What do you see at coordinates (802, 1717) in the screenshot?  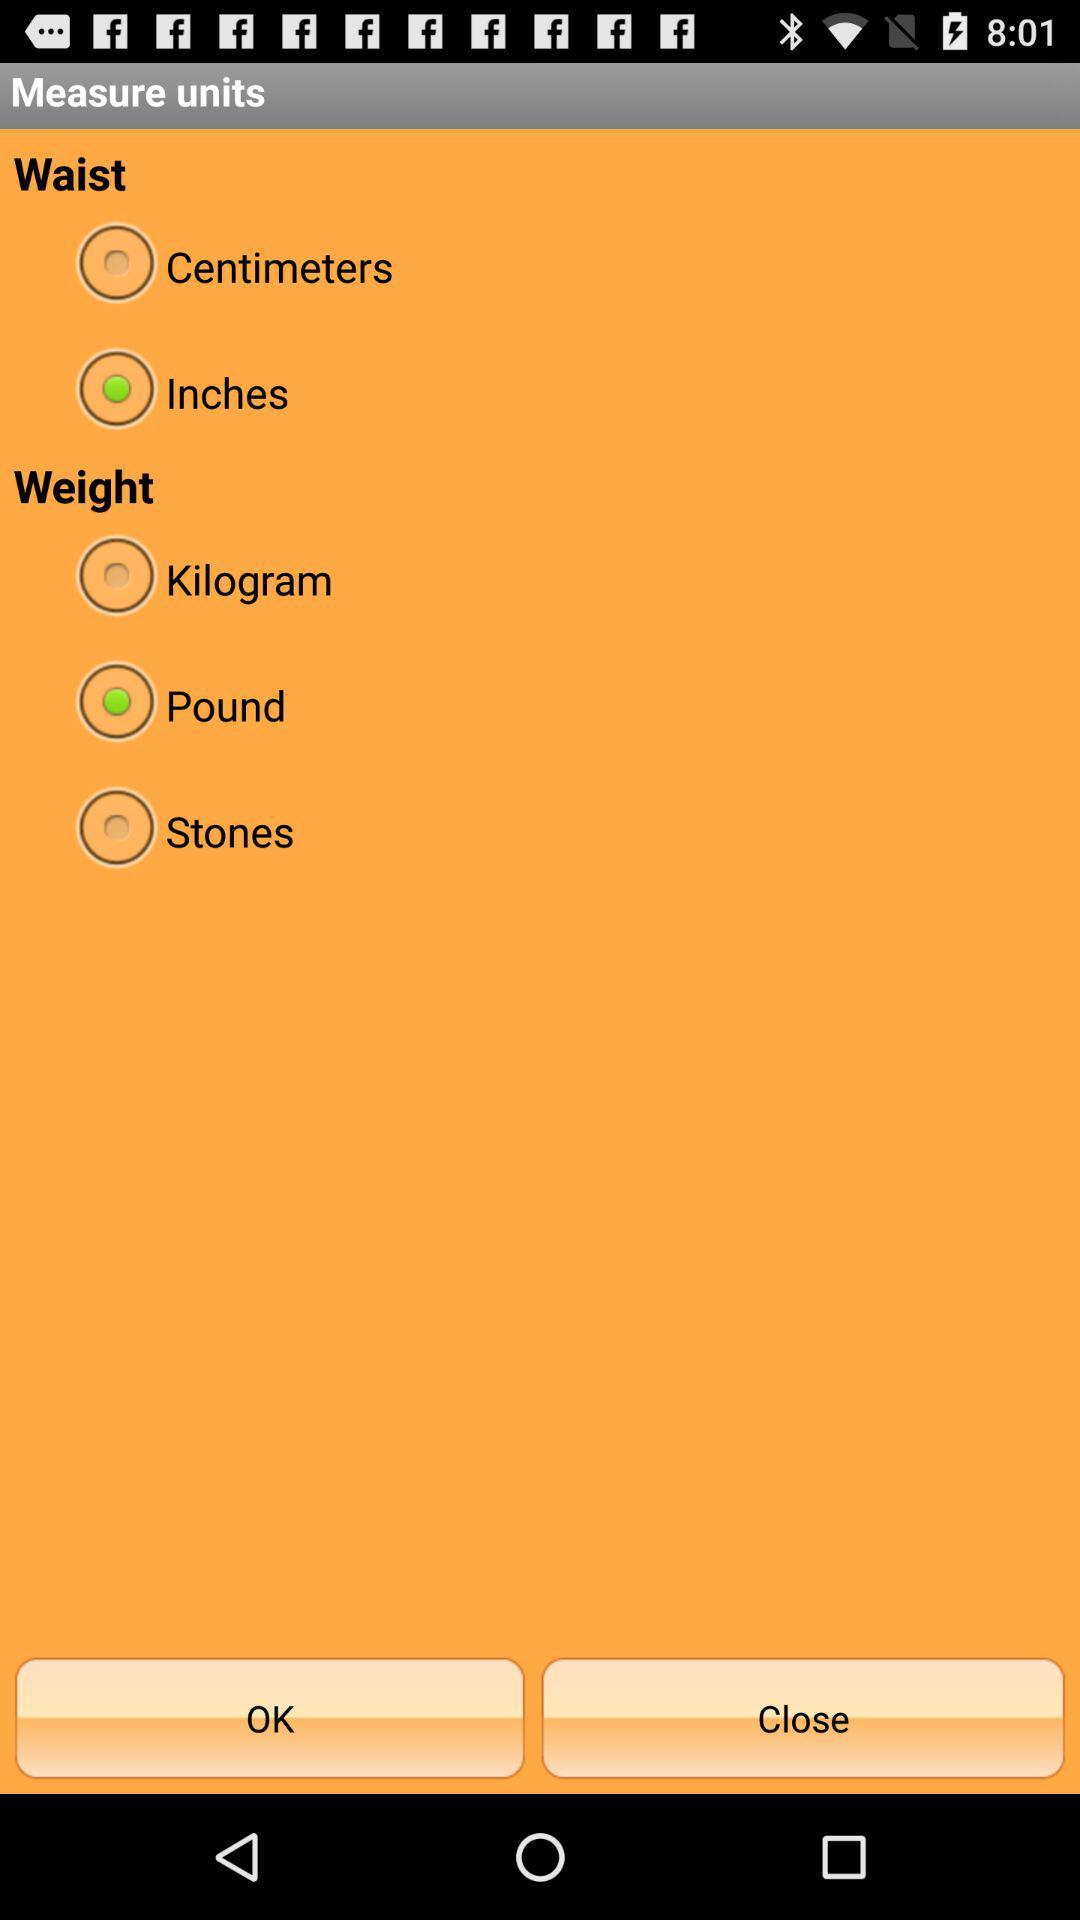 I see `close button` at bounding box center [802, 1717].